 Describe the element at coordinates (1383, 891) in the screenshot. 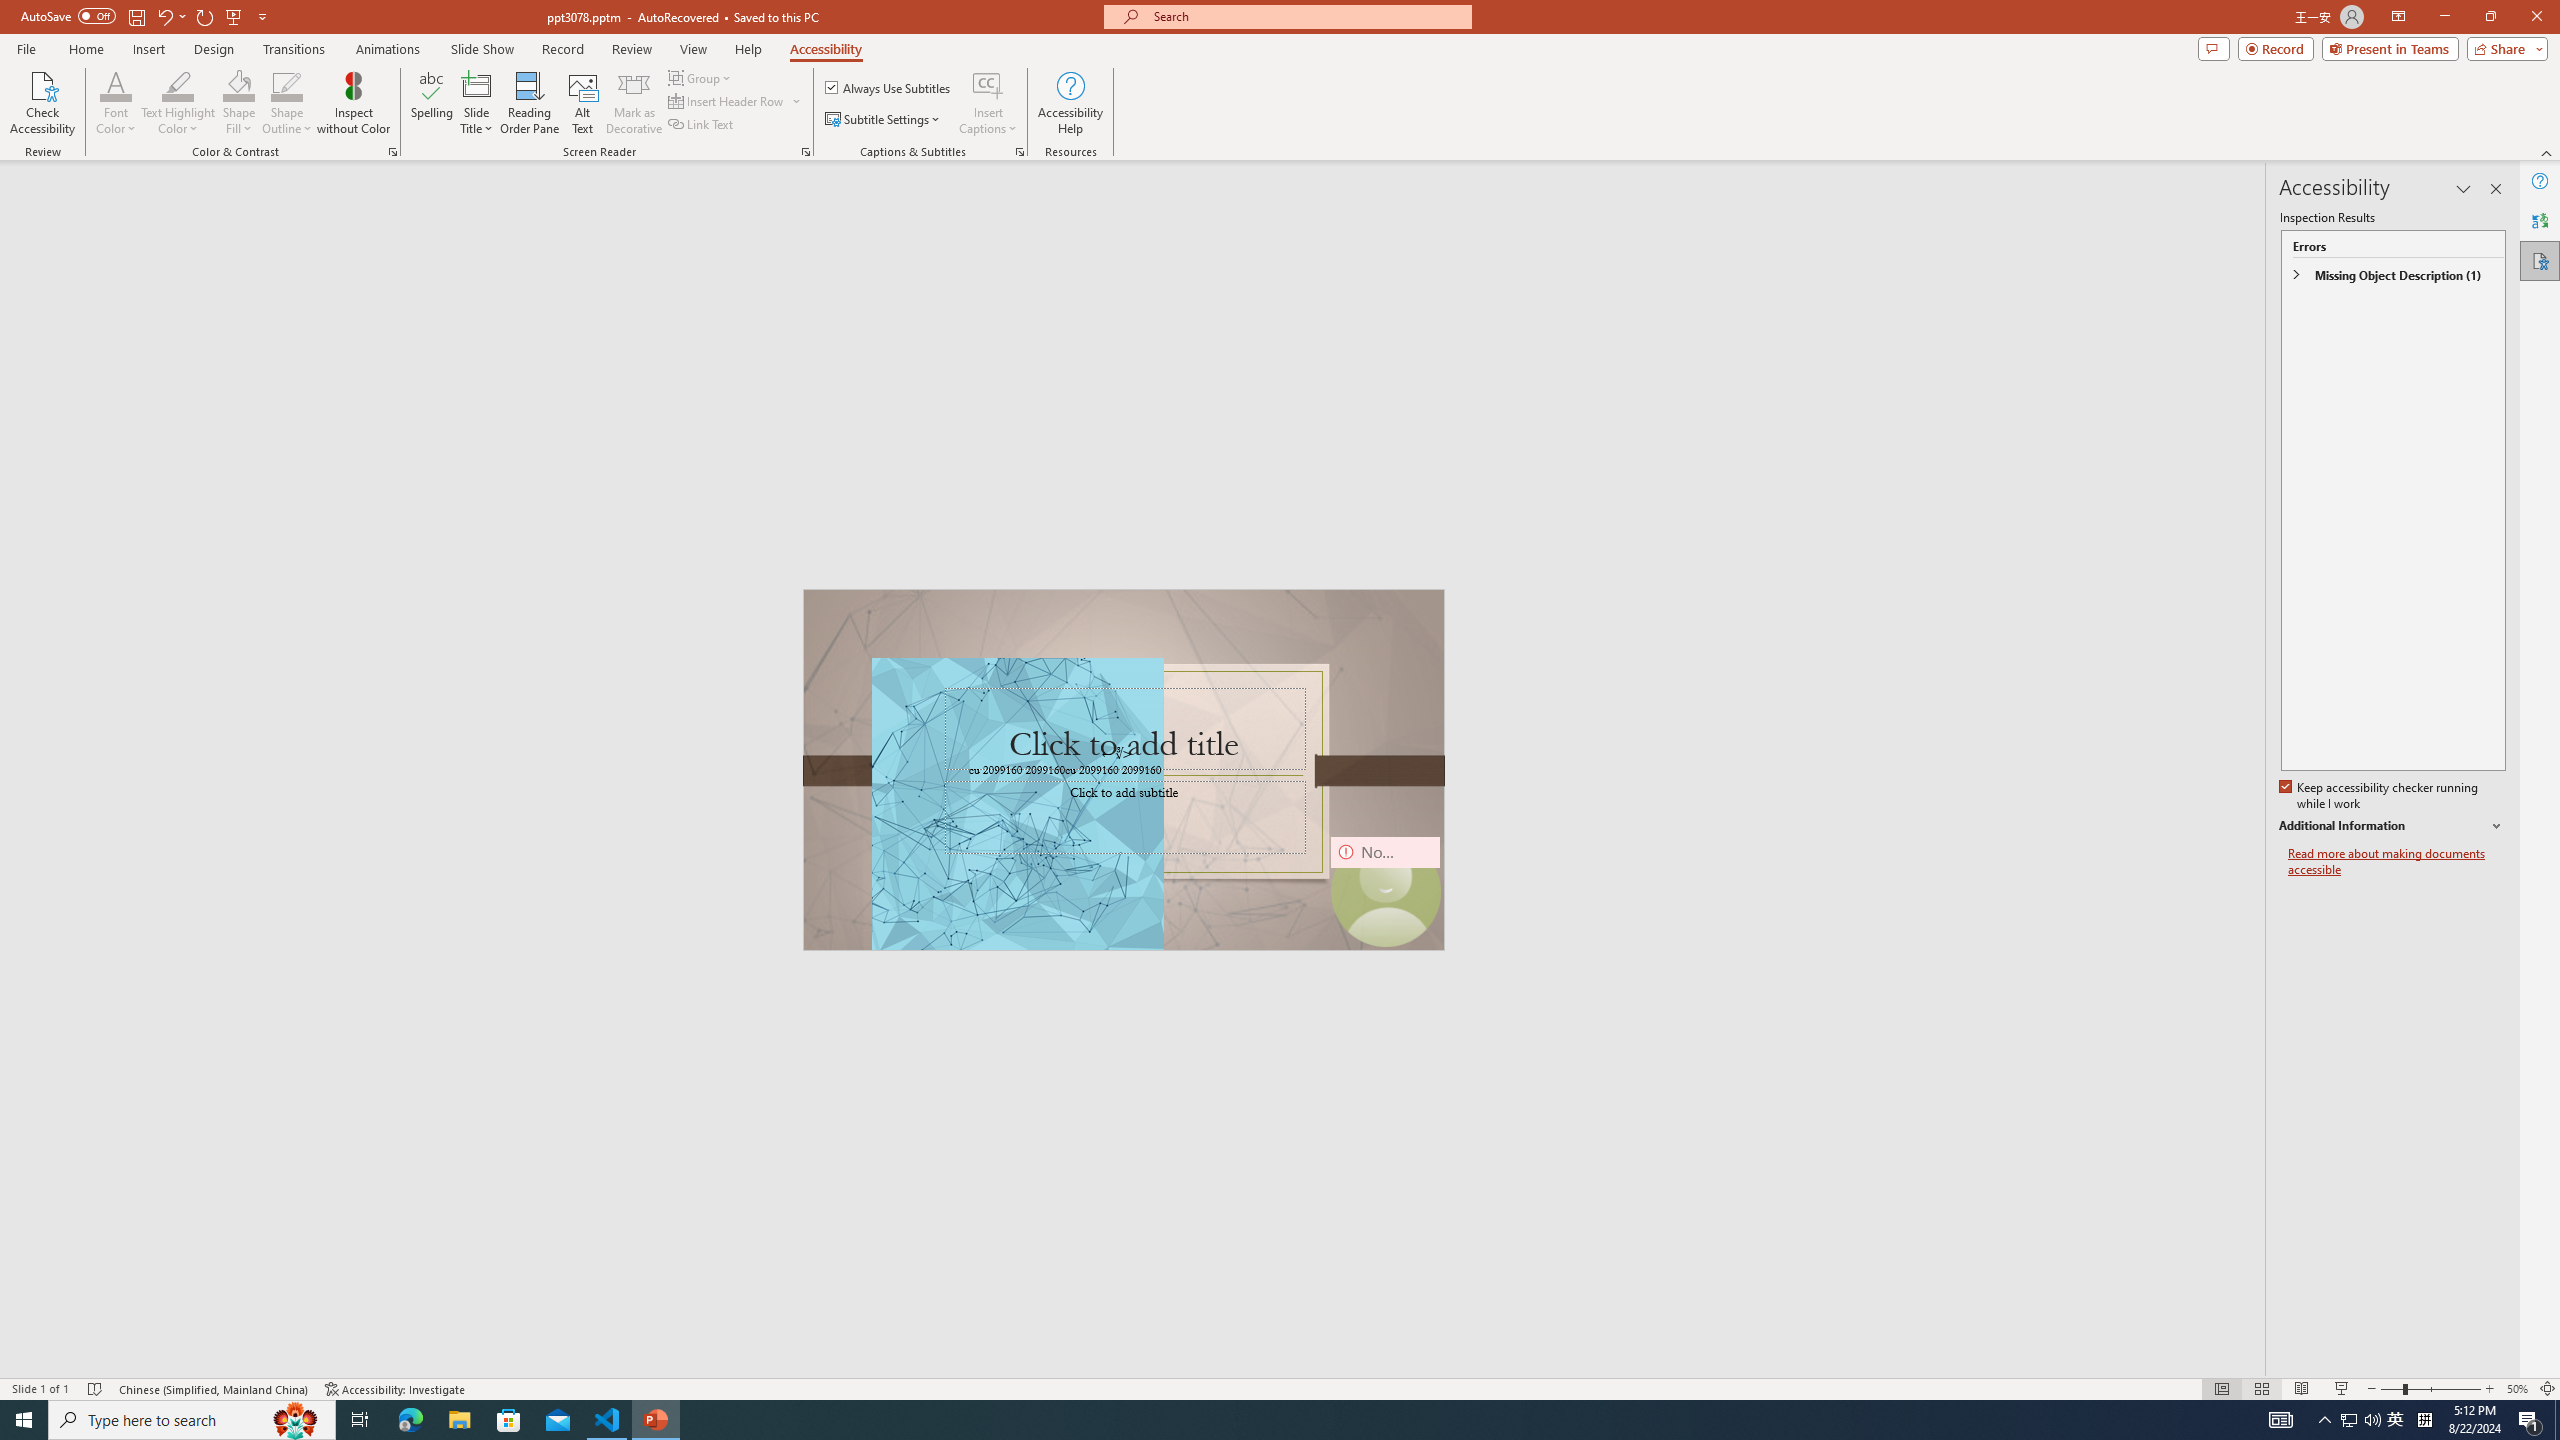

I see `'Camera 9, No camera detected.'` at that location.